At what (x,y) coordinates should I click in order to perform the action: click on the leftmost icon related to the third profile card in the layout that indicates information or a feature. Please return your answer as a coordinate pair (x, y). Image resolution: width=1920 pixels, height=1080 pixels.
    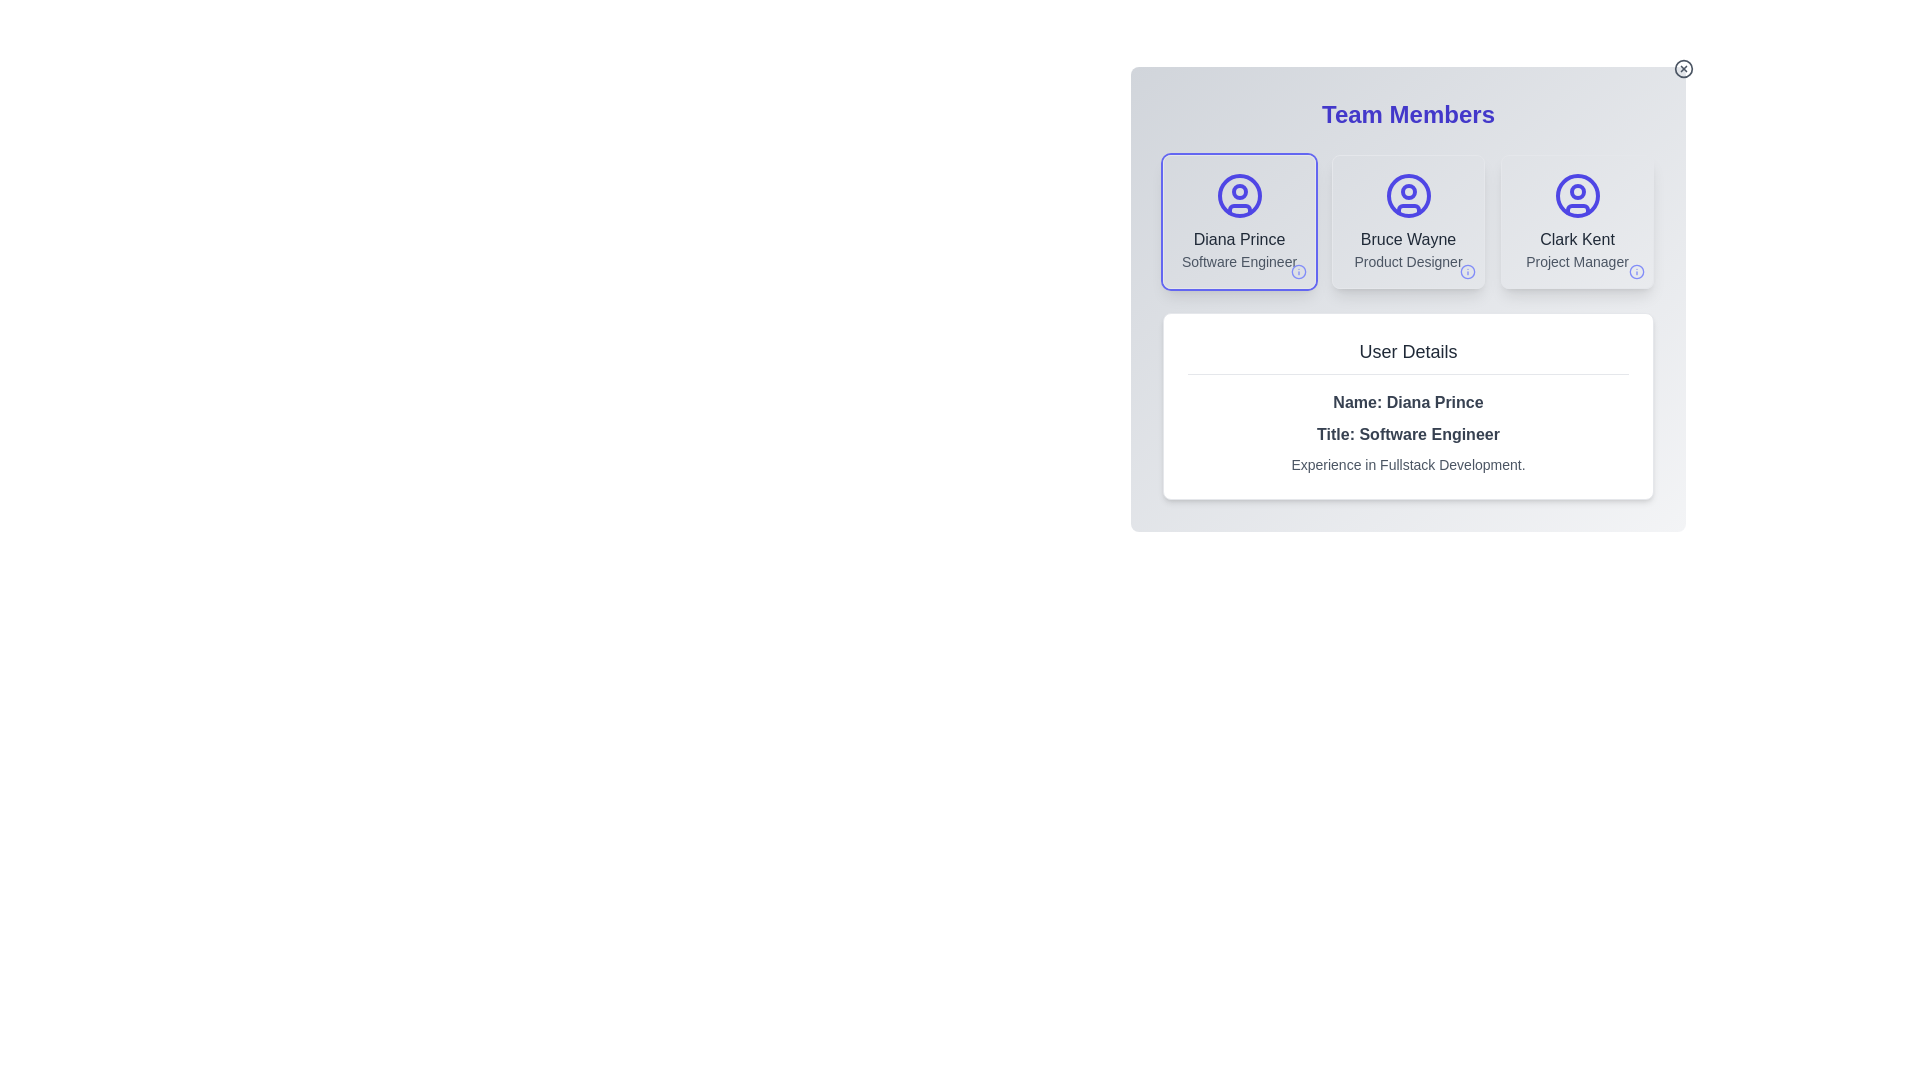
    Looking at the image, I should click on (1636, 272).